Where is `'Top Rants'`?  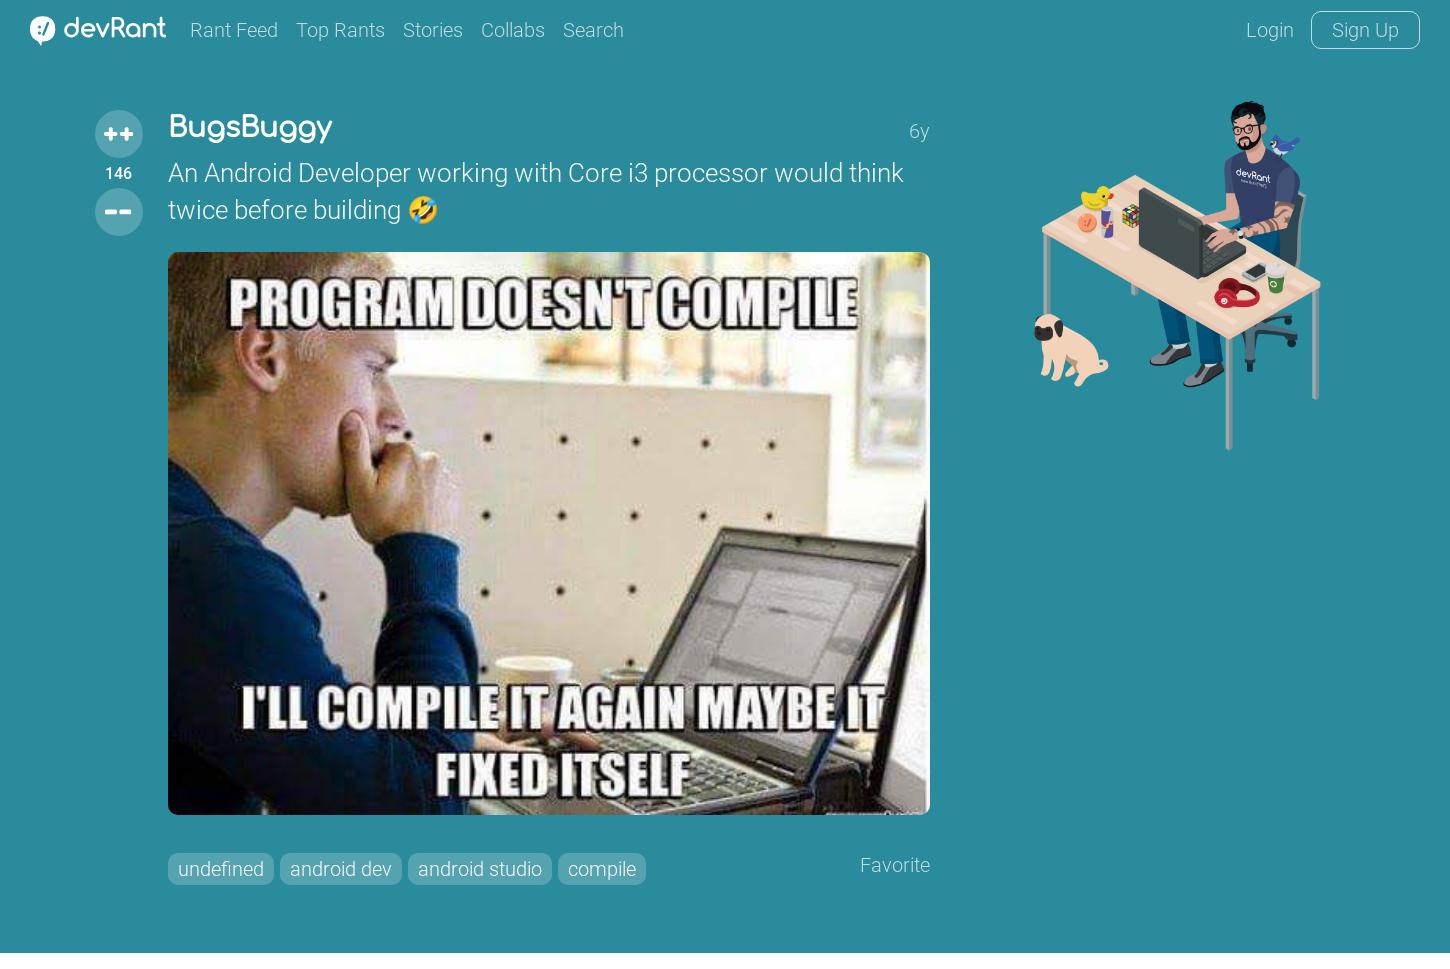
'Top Rants' is located at coordinates (340, 30).